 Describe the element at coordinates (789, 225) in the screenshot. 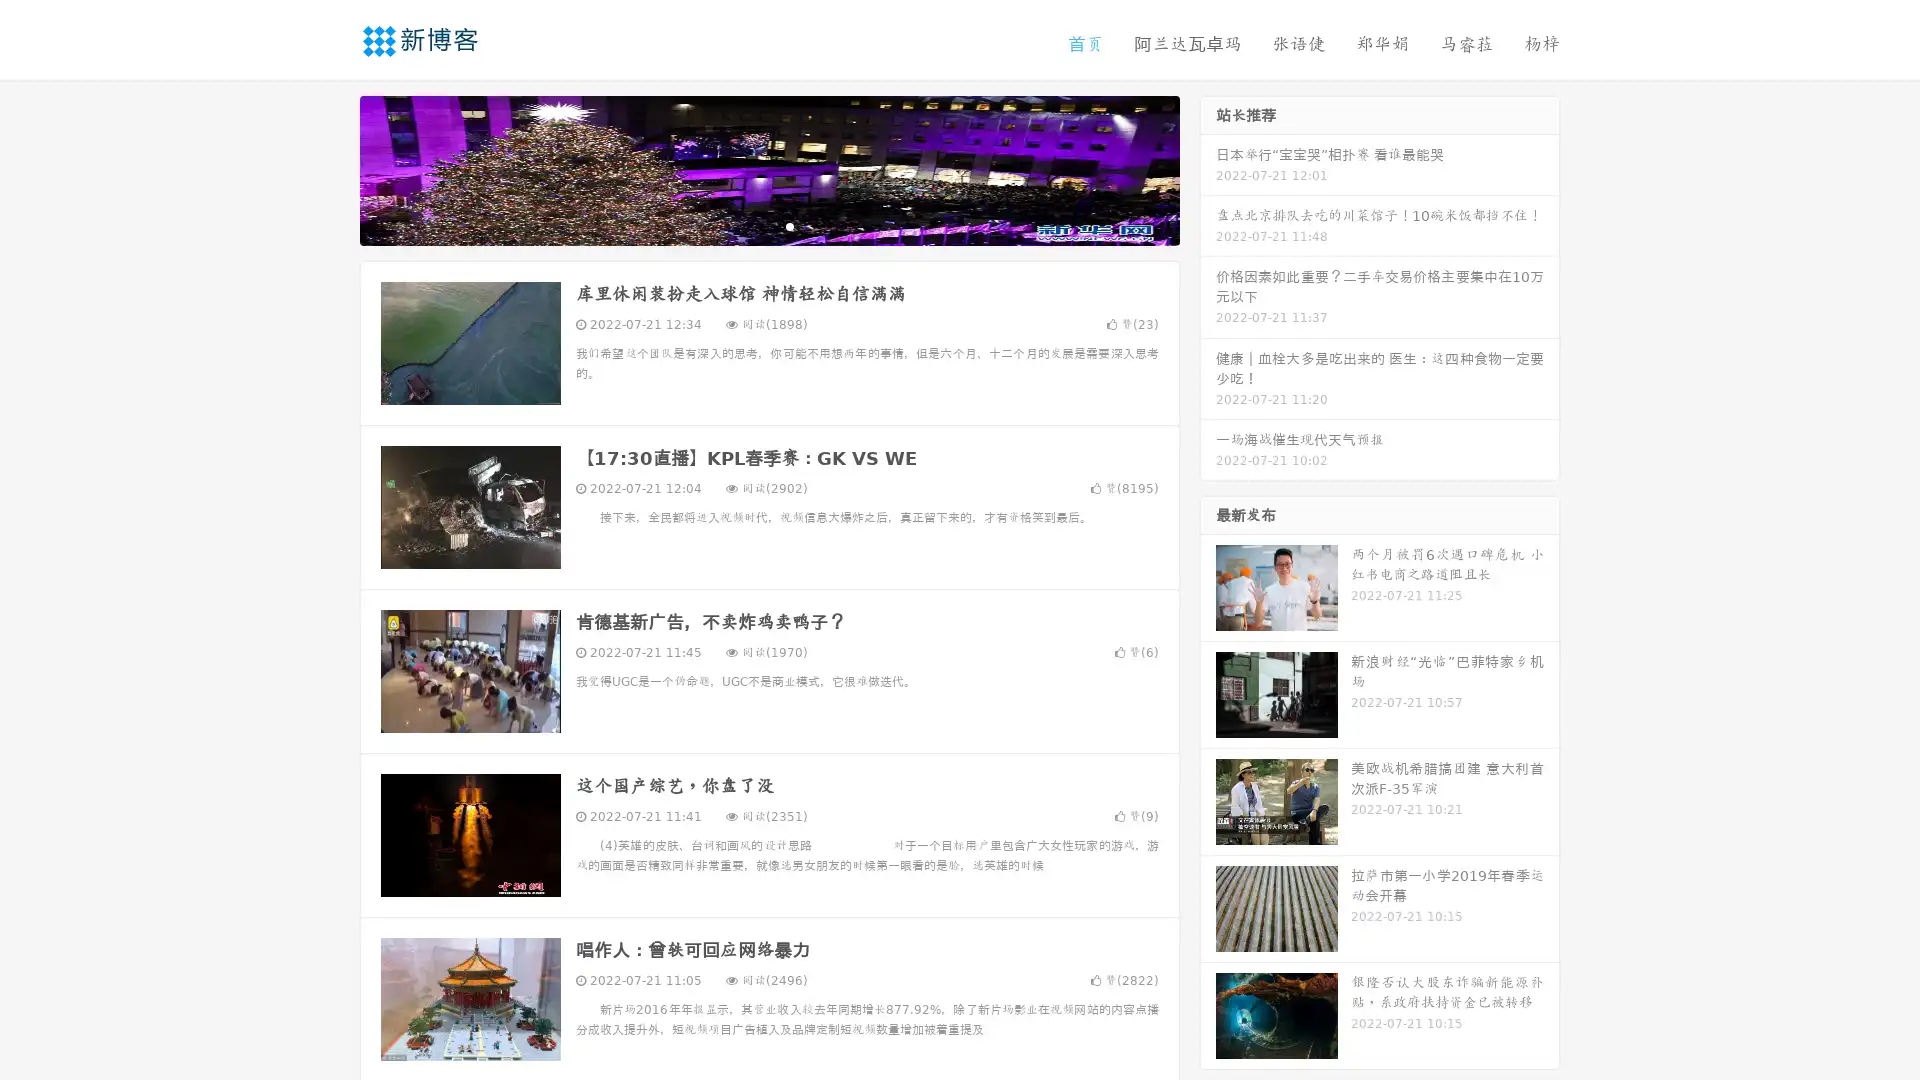

I see `Go to slide 3` at that location.